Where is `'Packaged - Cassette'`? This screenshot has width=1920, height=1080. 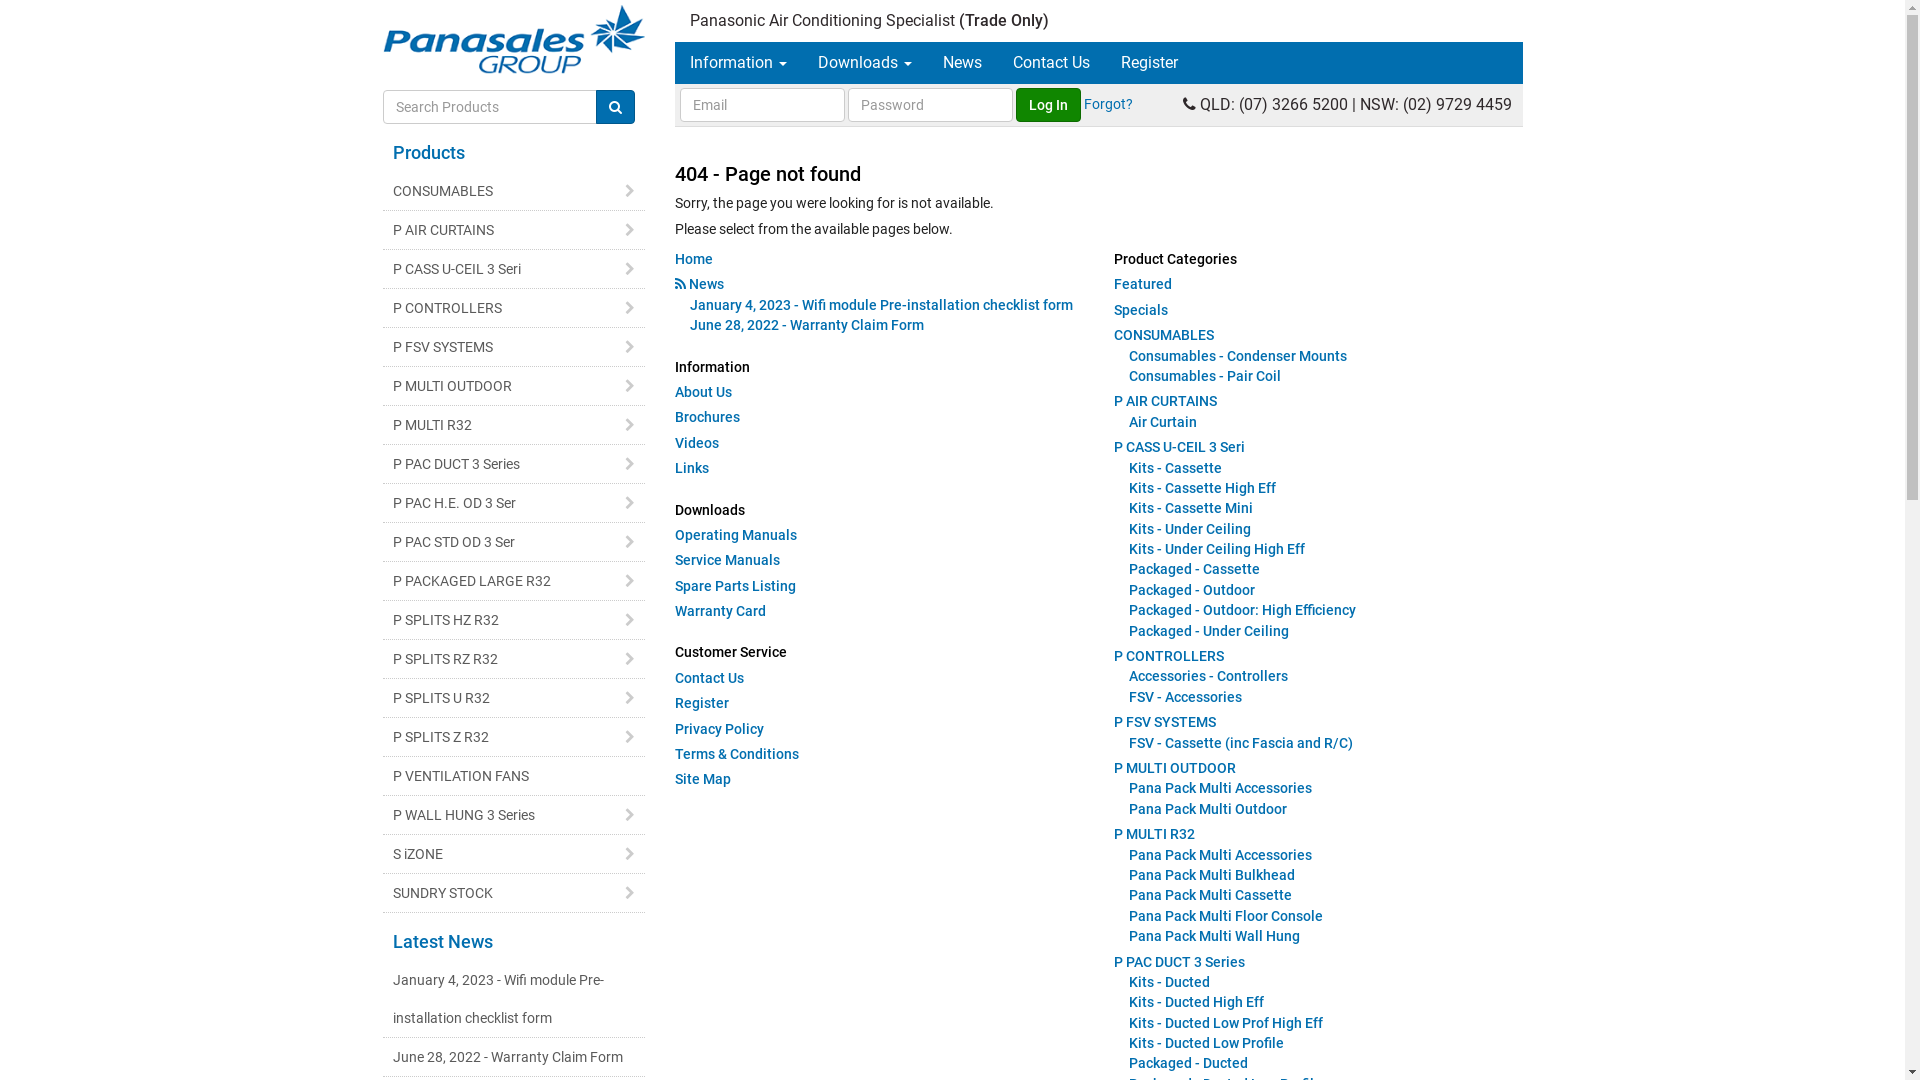 'Packaged - Cassette' is located at coordinates (1194, 569).